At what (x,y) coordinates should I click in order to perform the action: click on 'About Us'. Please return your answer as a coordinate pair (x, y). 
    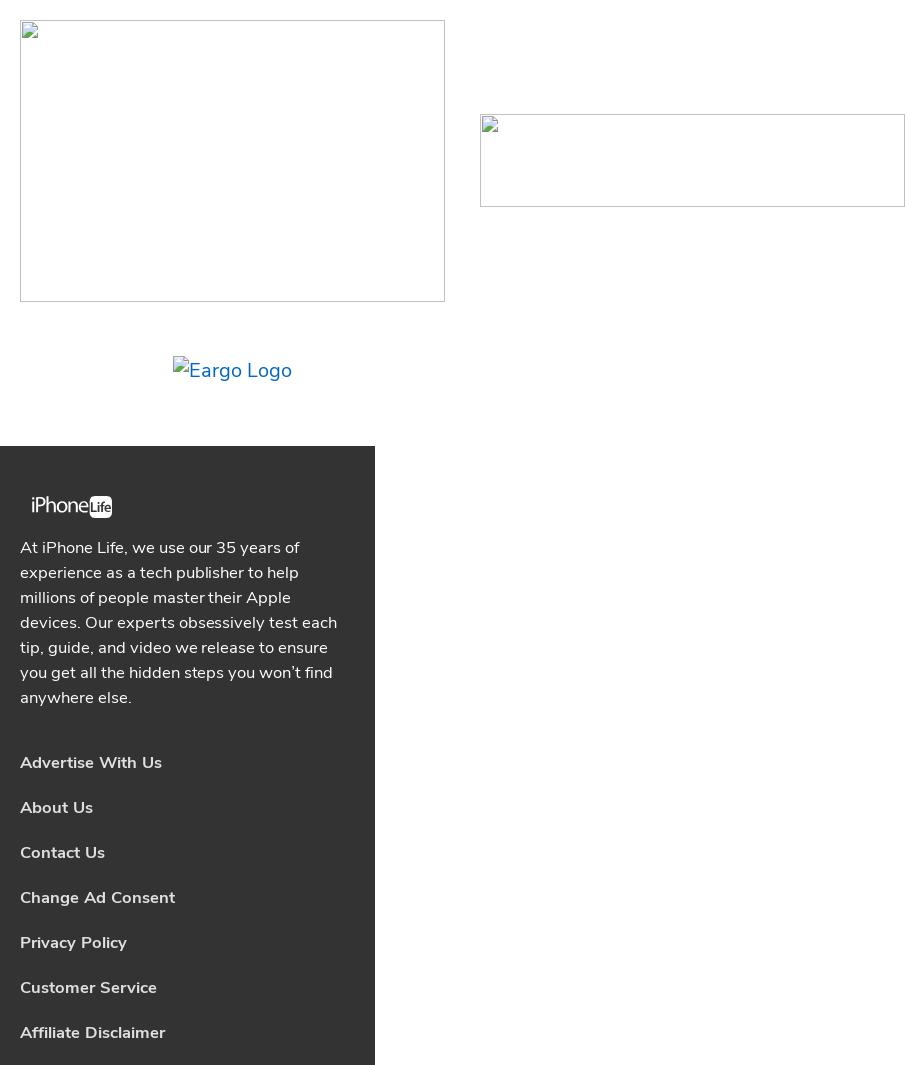
    Looking at the image, I should click on (56, 218).